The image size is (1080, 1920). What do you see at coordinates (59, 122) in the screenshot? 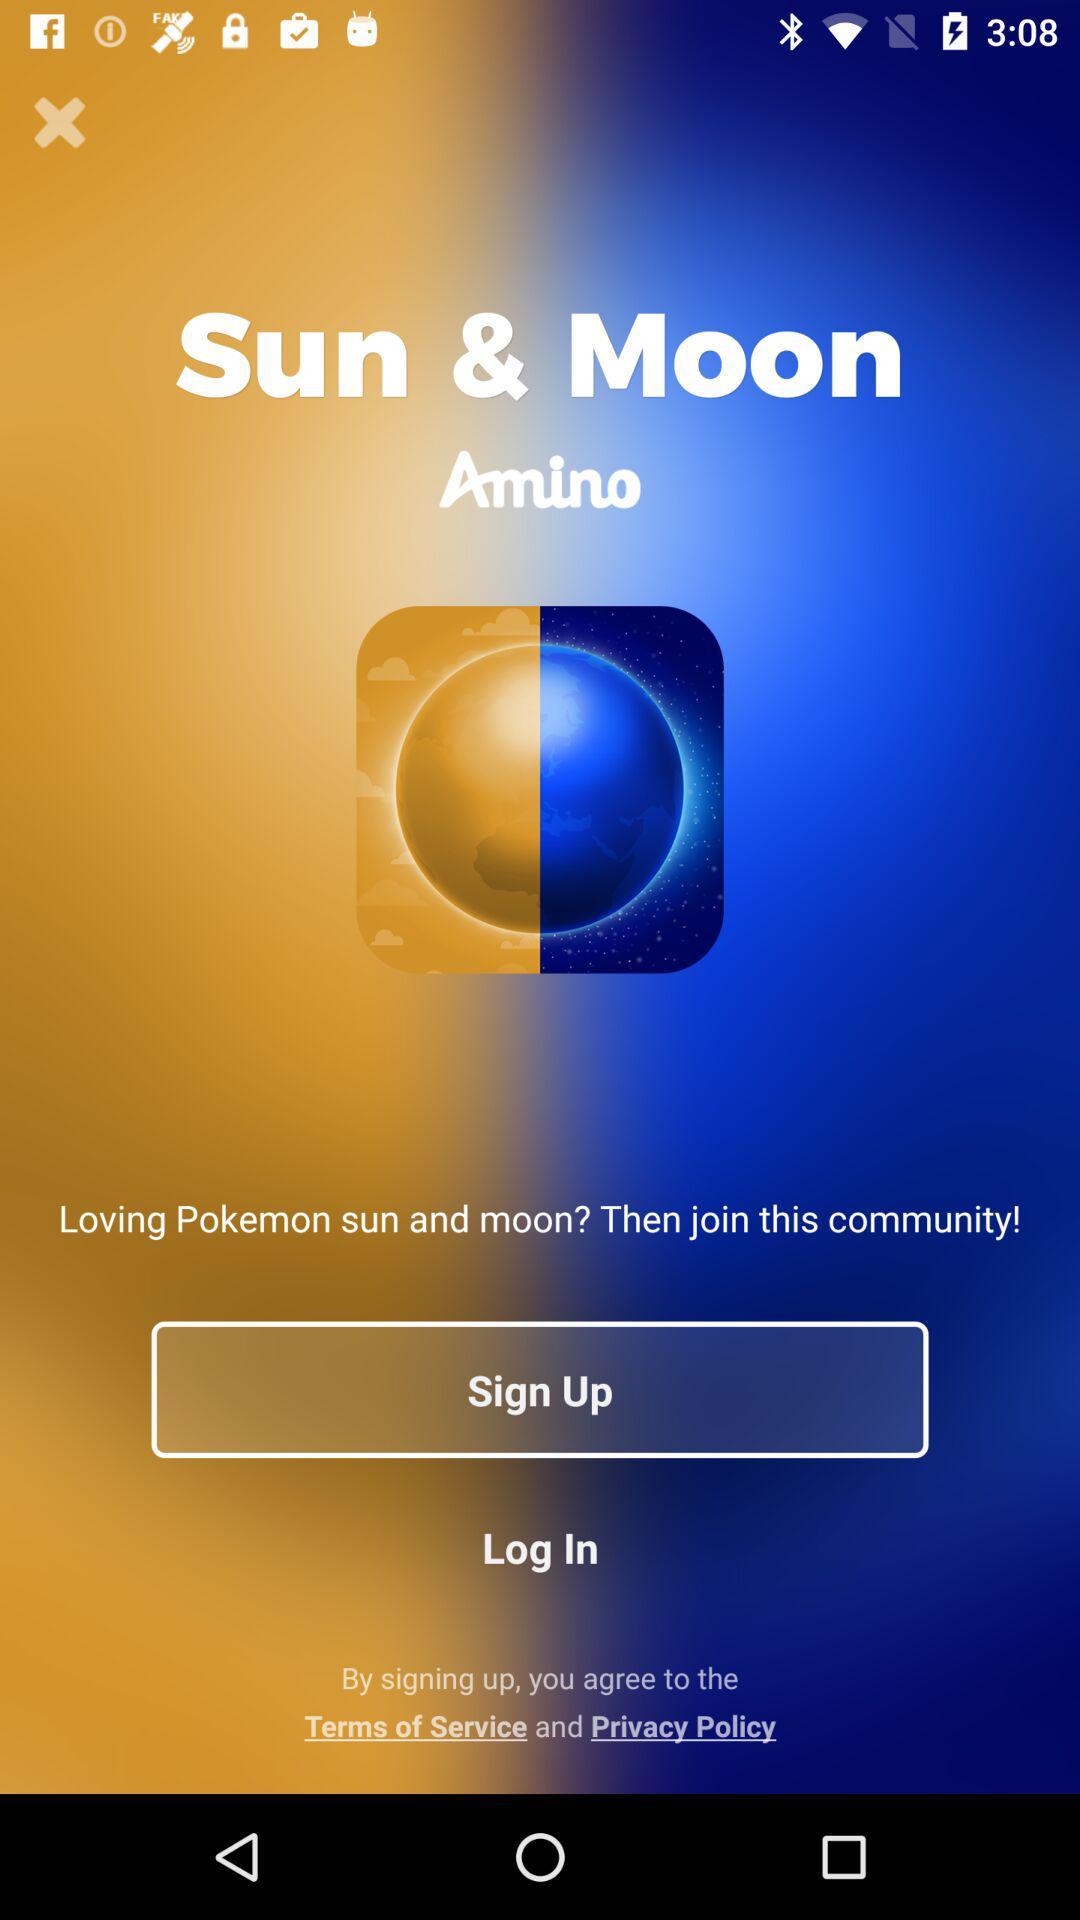
I see `the close icon` at bounding box center [59, 122].